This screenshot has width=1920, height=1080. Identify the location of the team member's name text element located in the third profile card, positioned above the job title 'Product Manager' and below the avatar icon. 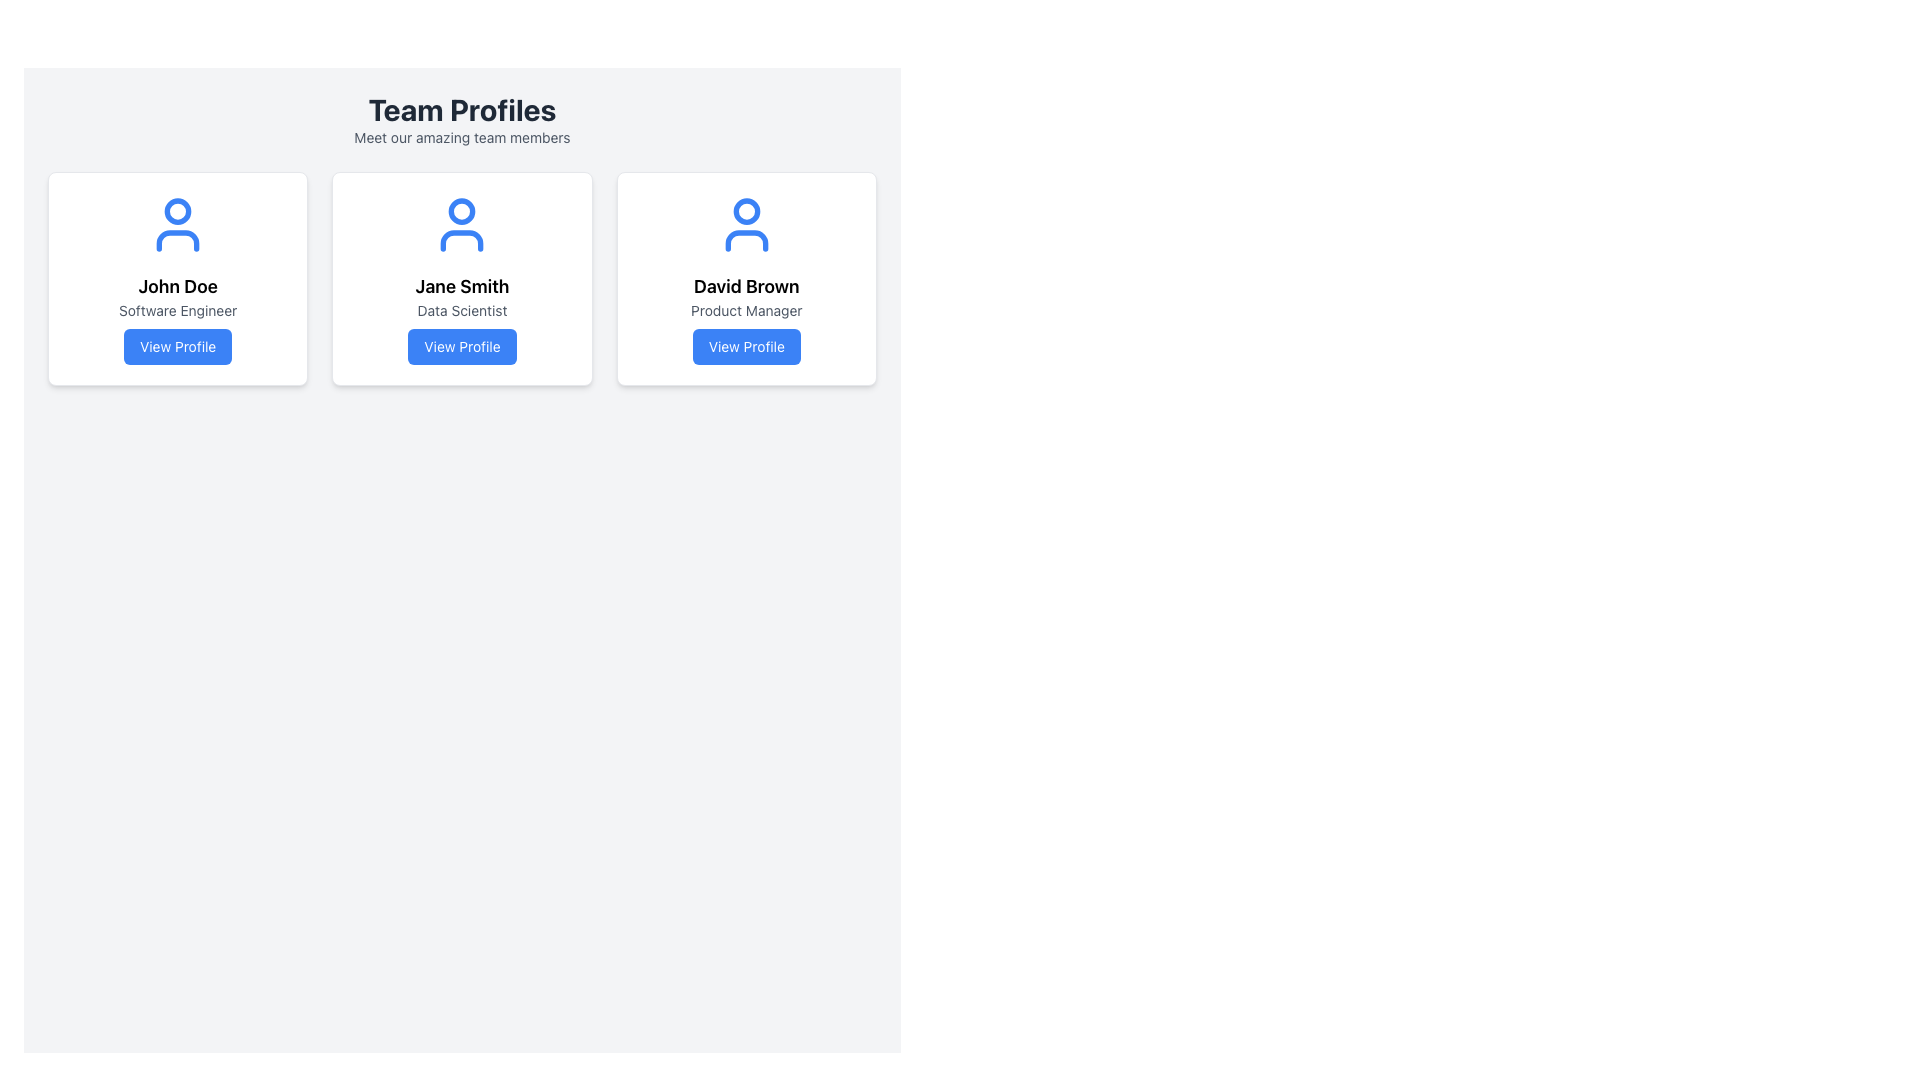
(745, 286).